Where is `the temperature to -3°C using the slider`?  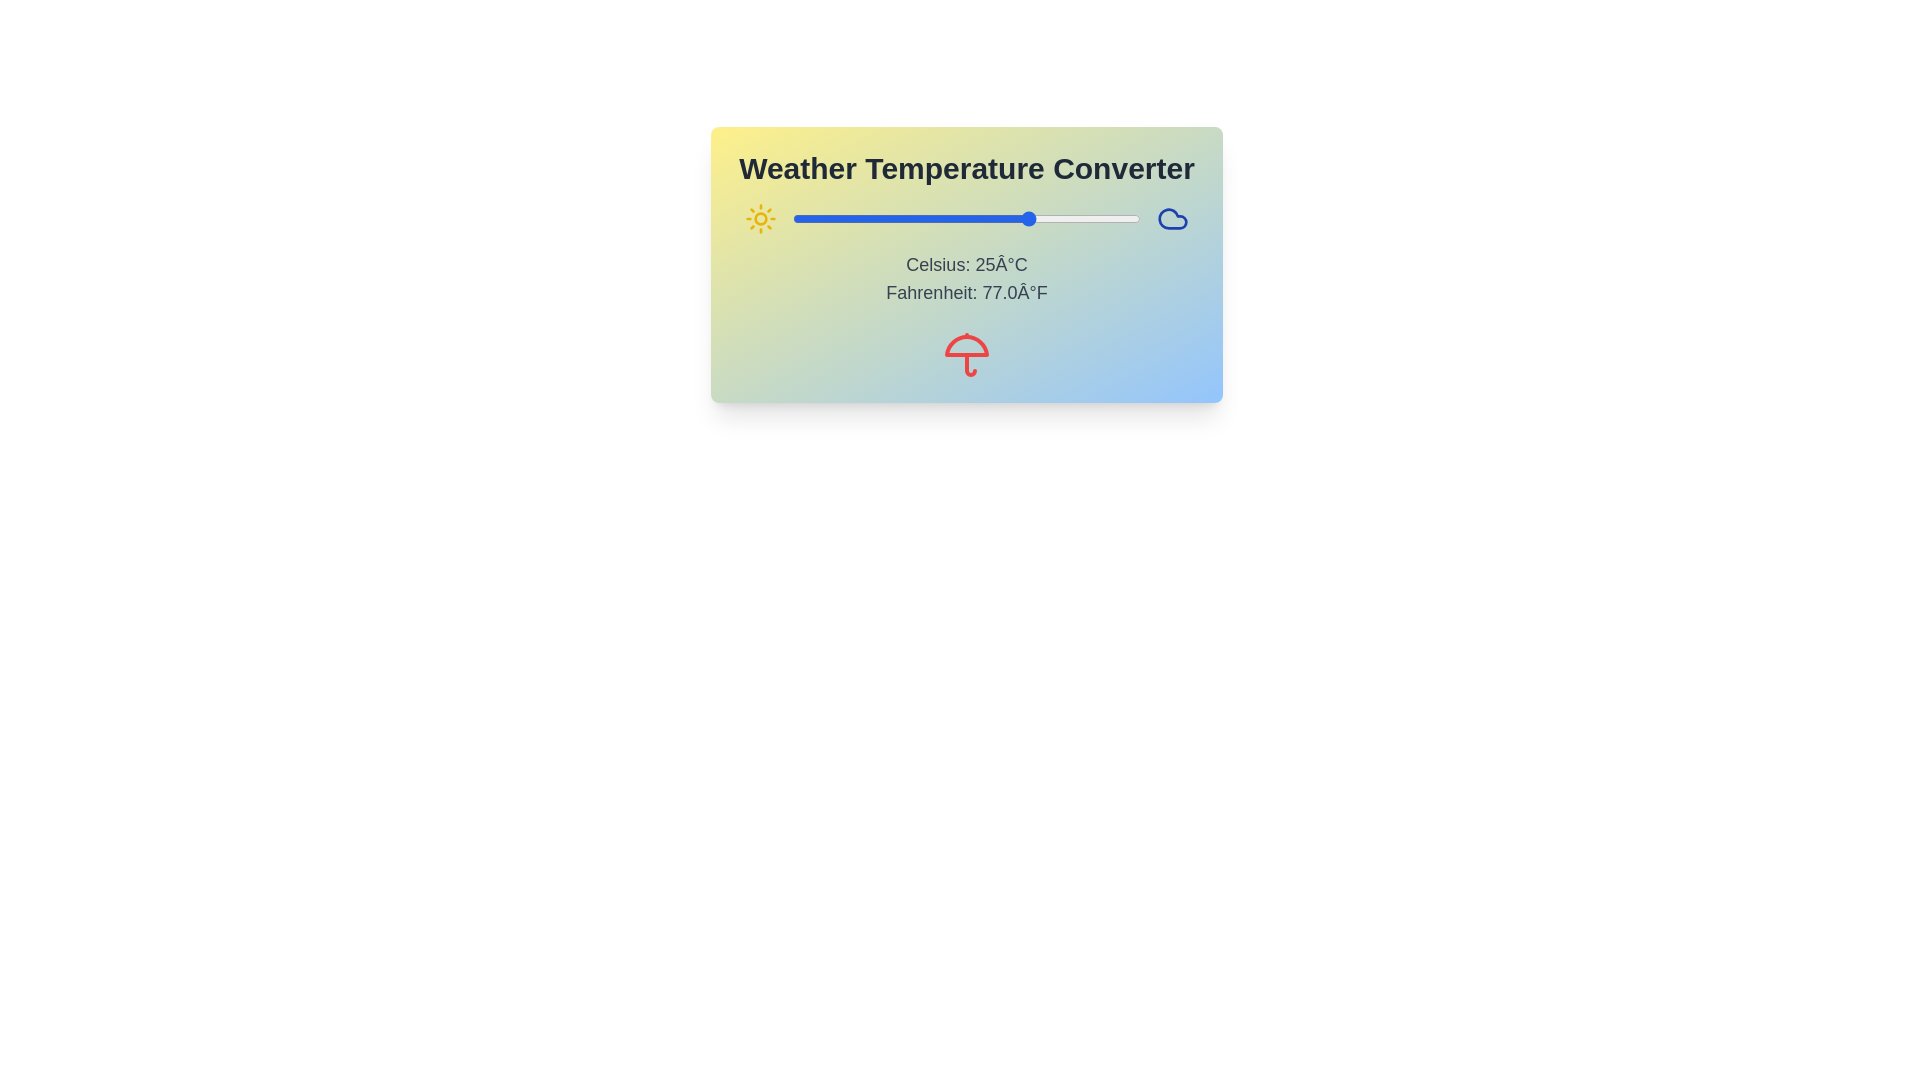
the temperature to -3°C using the slider is located at coordinates (909, 219).